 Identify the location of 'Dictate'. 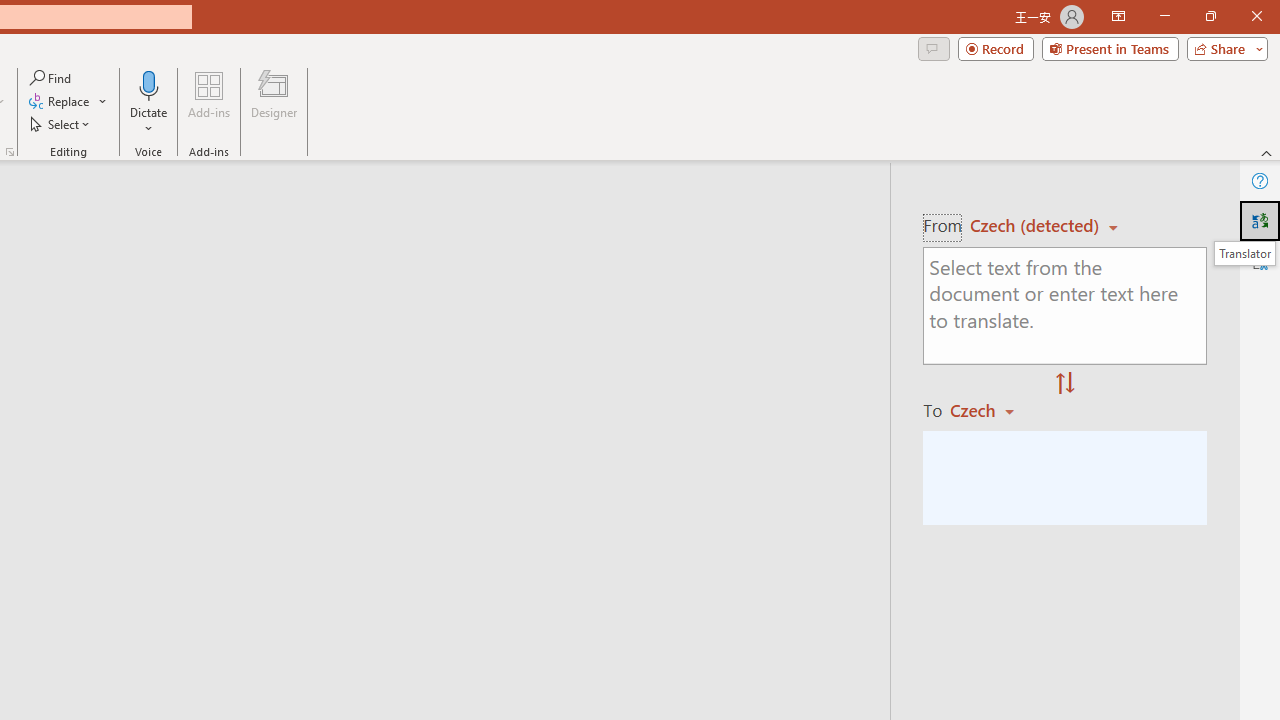
(148, 103).